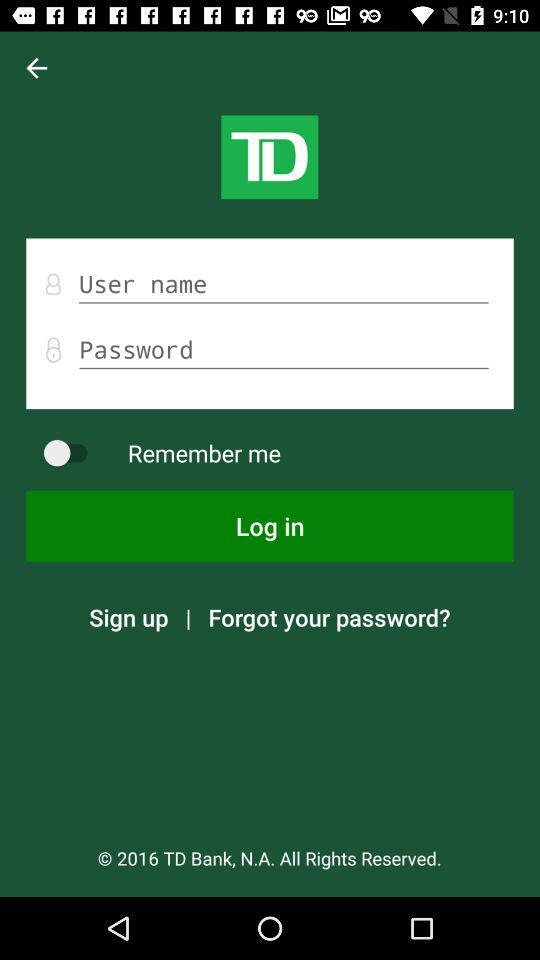  What do you see at coordinates (128, 616) in the screenshot?
I see `the icon below the log in item` at bounding box center [128, 616].